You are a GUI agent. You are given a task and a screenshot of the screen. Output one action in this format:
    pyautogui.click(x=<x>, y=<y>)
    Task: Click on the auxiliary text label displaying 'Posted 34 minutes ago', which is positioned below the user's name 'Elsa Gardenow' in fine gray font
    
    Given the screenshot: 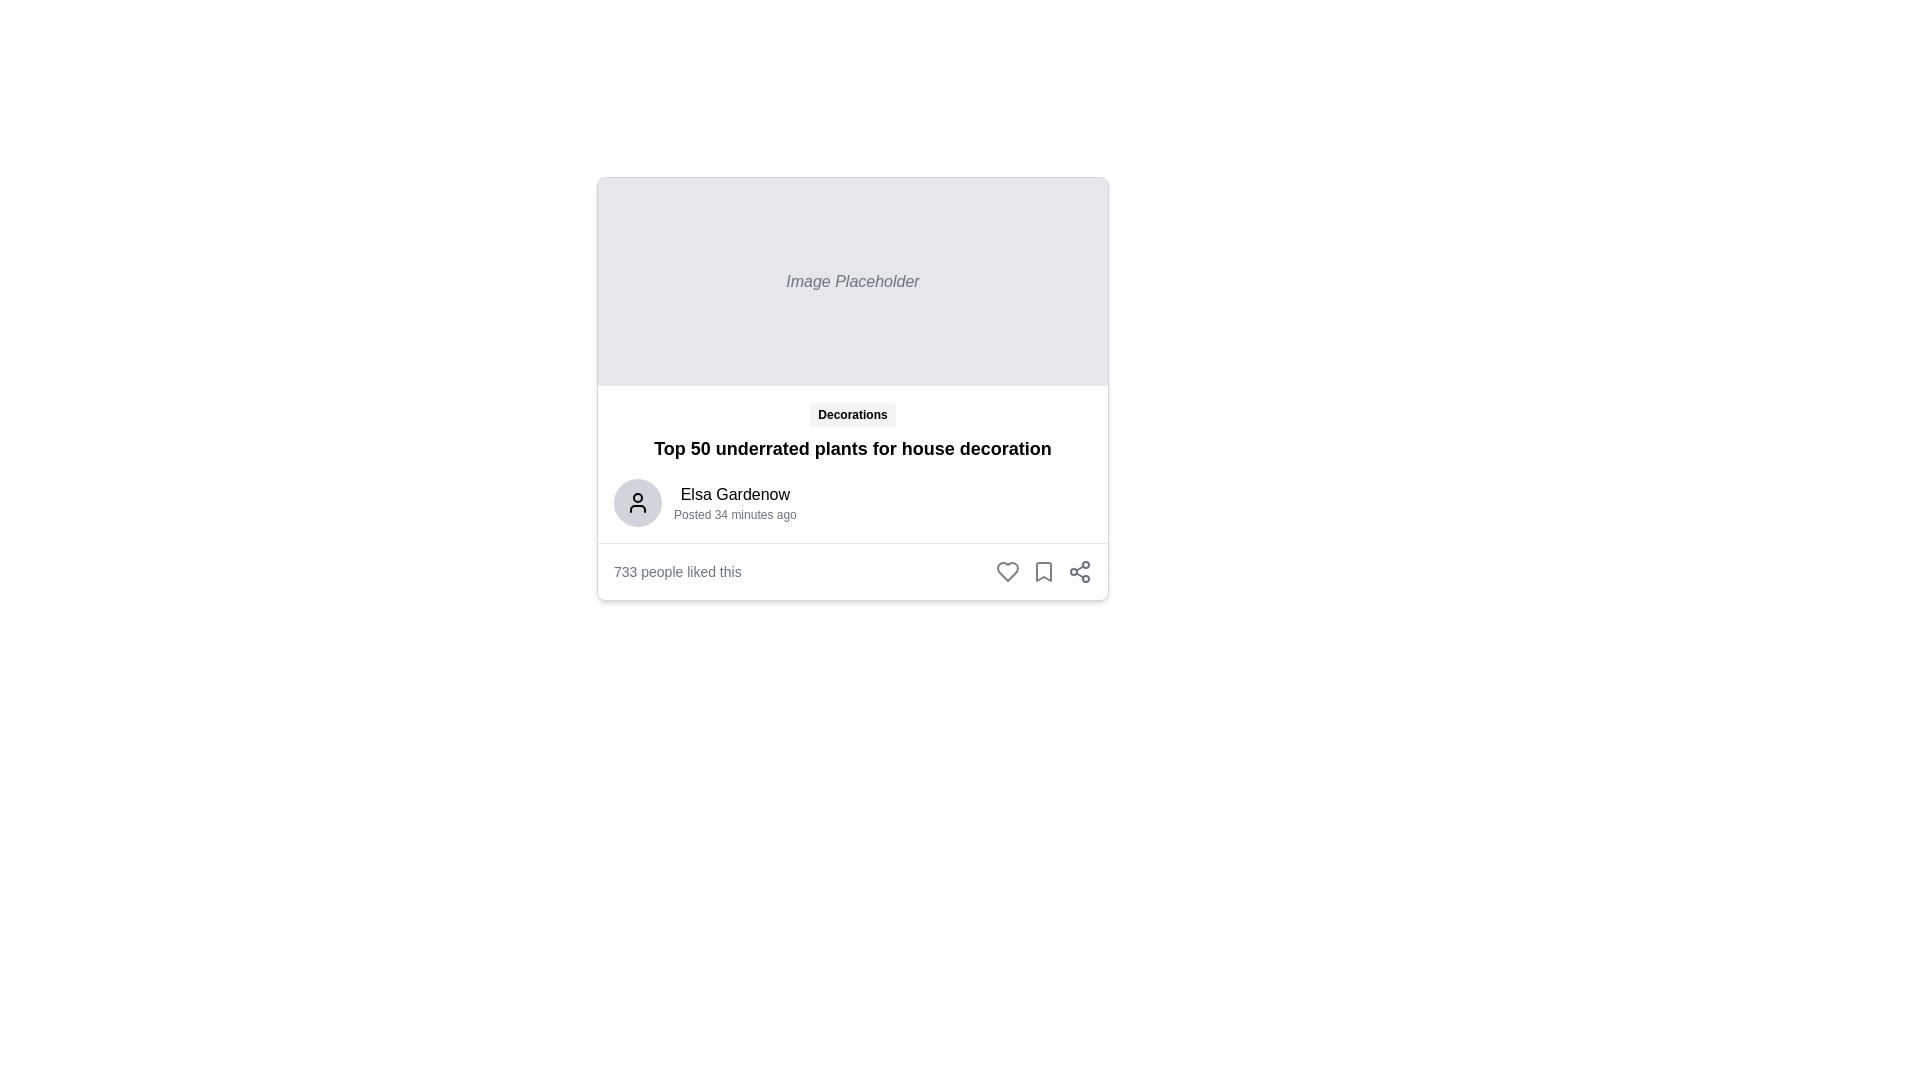 What is the action you would take?
    pyautogui.click(x=734, y=514)
    